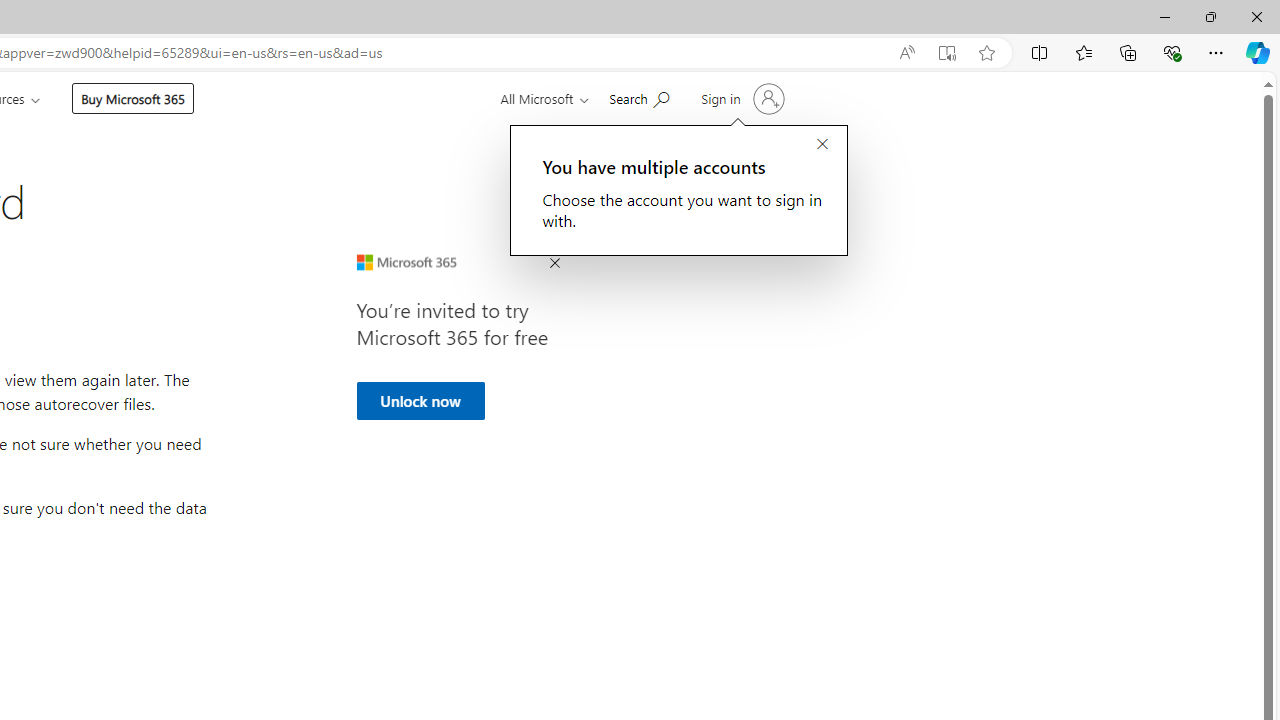 This screenshot has height=720, width=1280. What do you see at coordinates (740, 99) in the screenshot?
I see `'Sign in to your account'` at bounding box center [740, 99].